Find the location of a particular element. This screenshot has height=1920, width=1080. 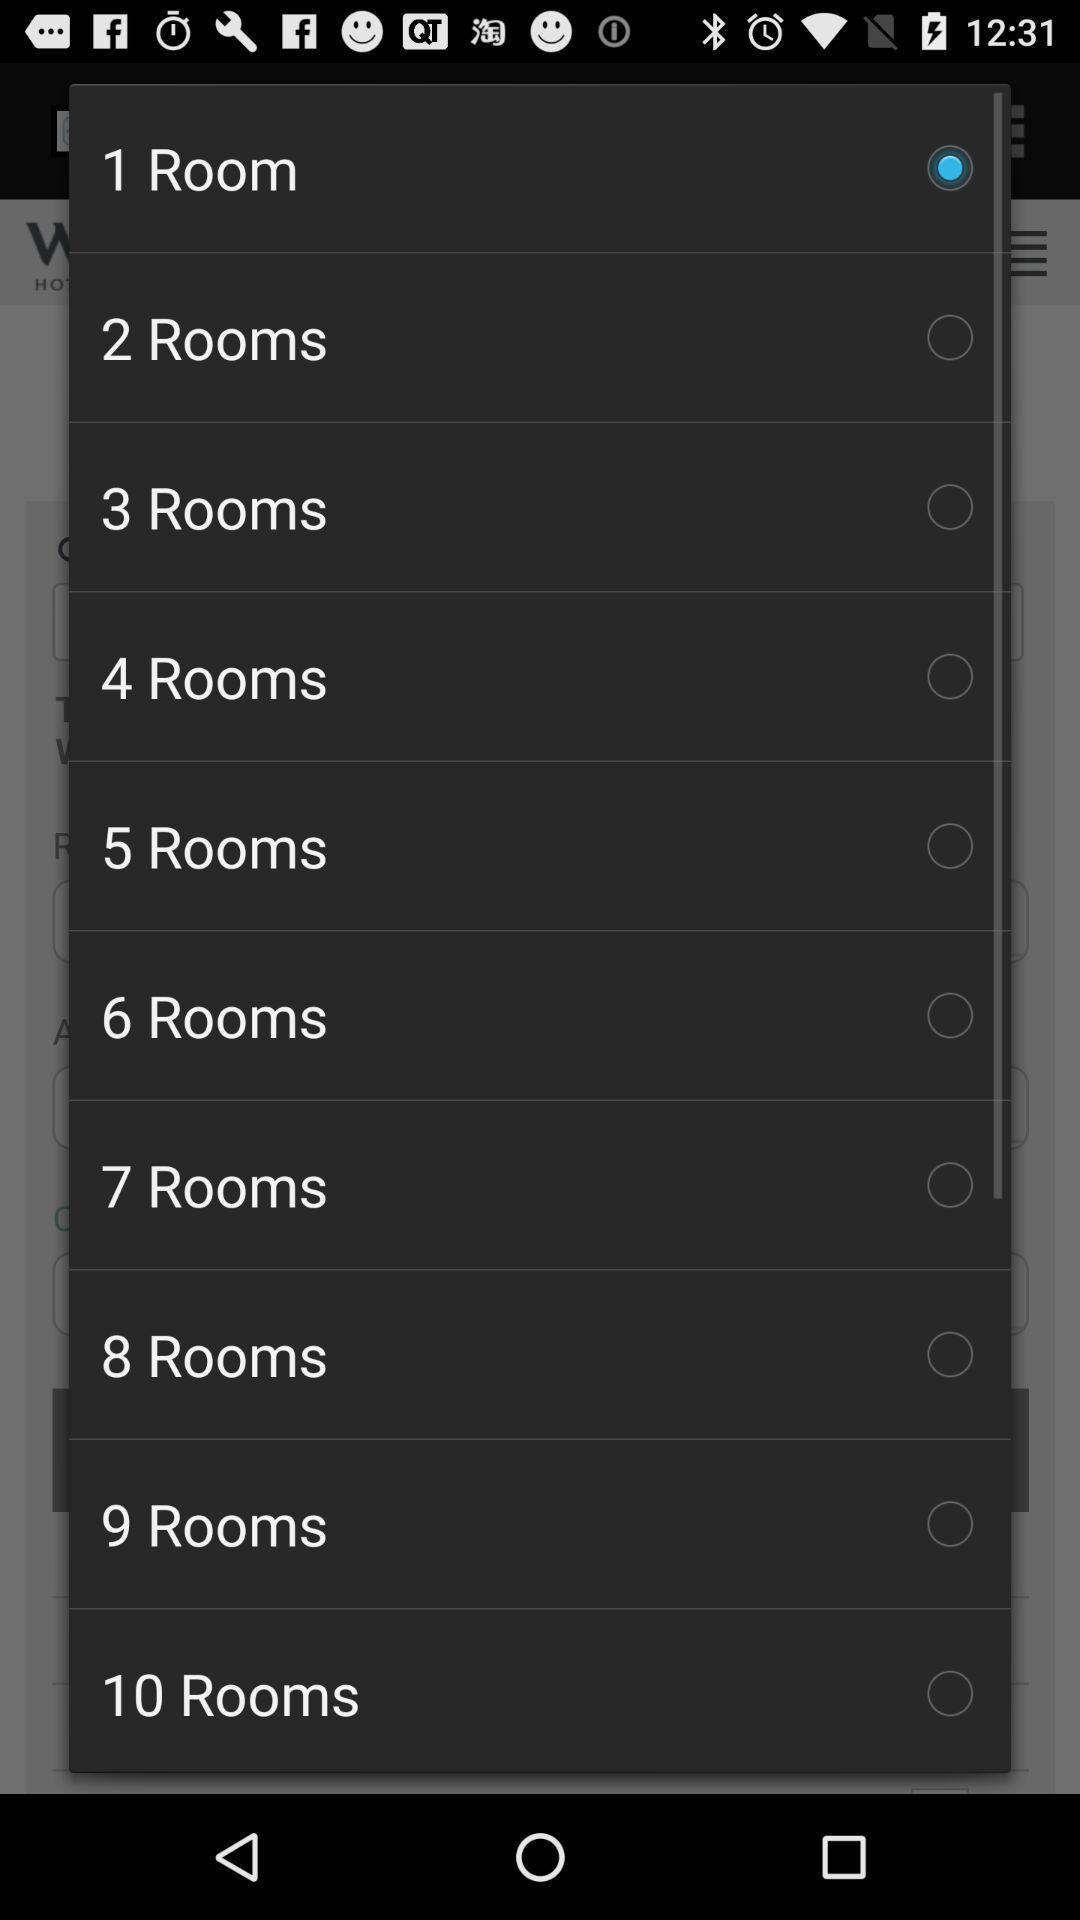

the checkbox above 6 rooms is located at coordinates (540, 845).